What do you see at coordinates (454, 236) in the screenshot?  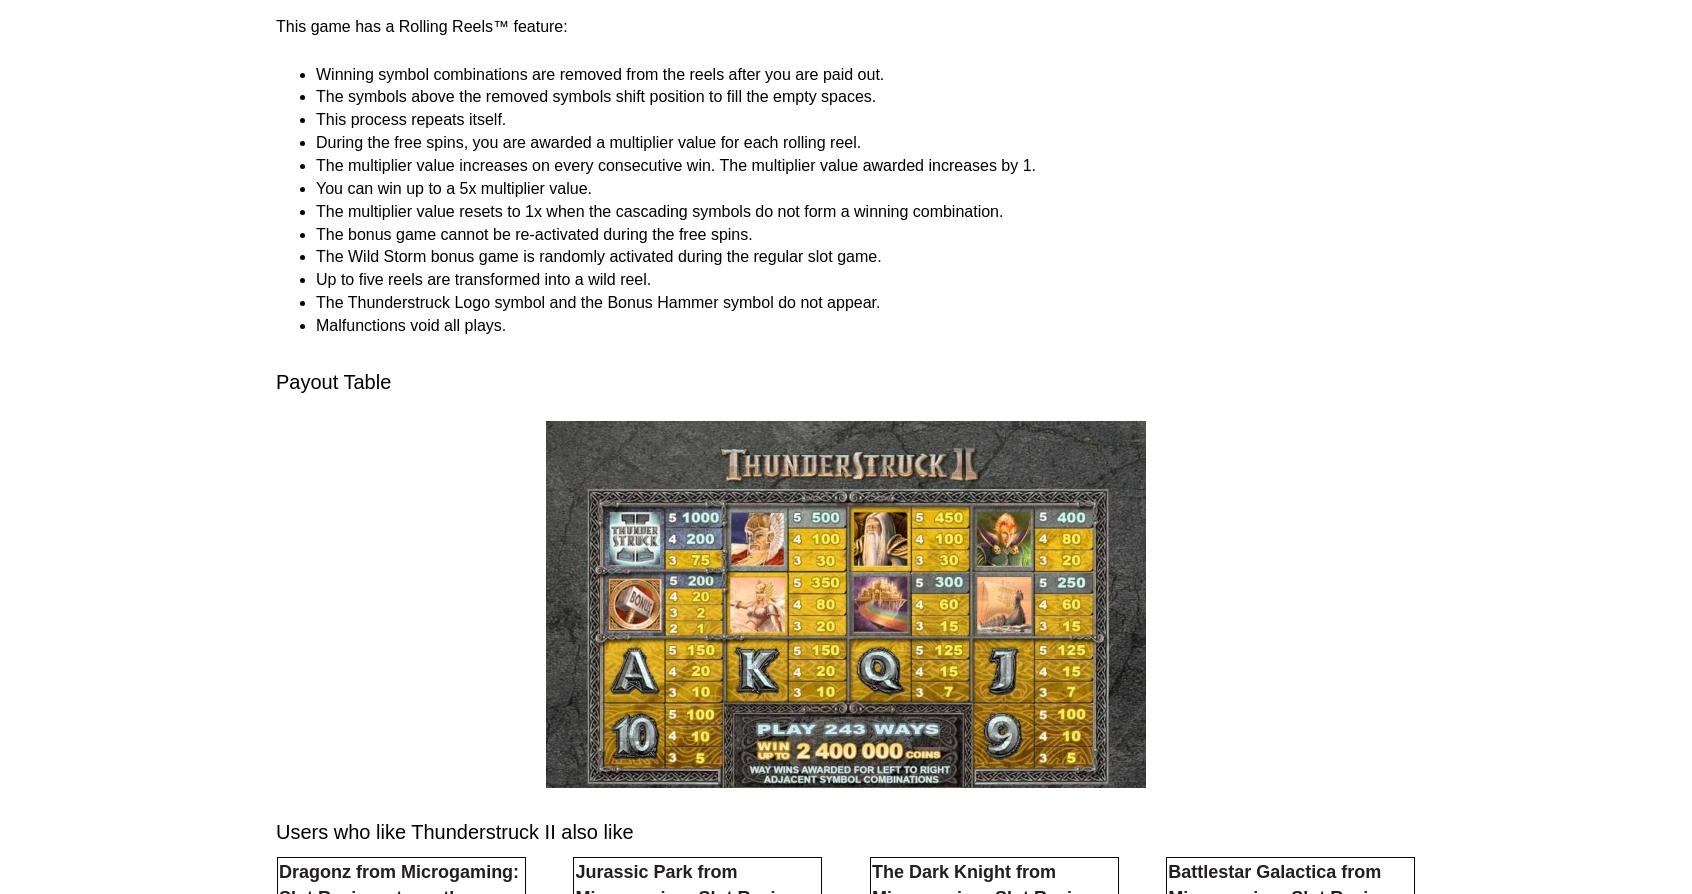 I see `'You are awarded twenty-five free spins.'` at bounding box center [454, 236].